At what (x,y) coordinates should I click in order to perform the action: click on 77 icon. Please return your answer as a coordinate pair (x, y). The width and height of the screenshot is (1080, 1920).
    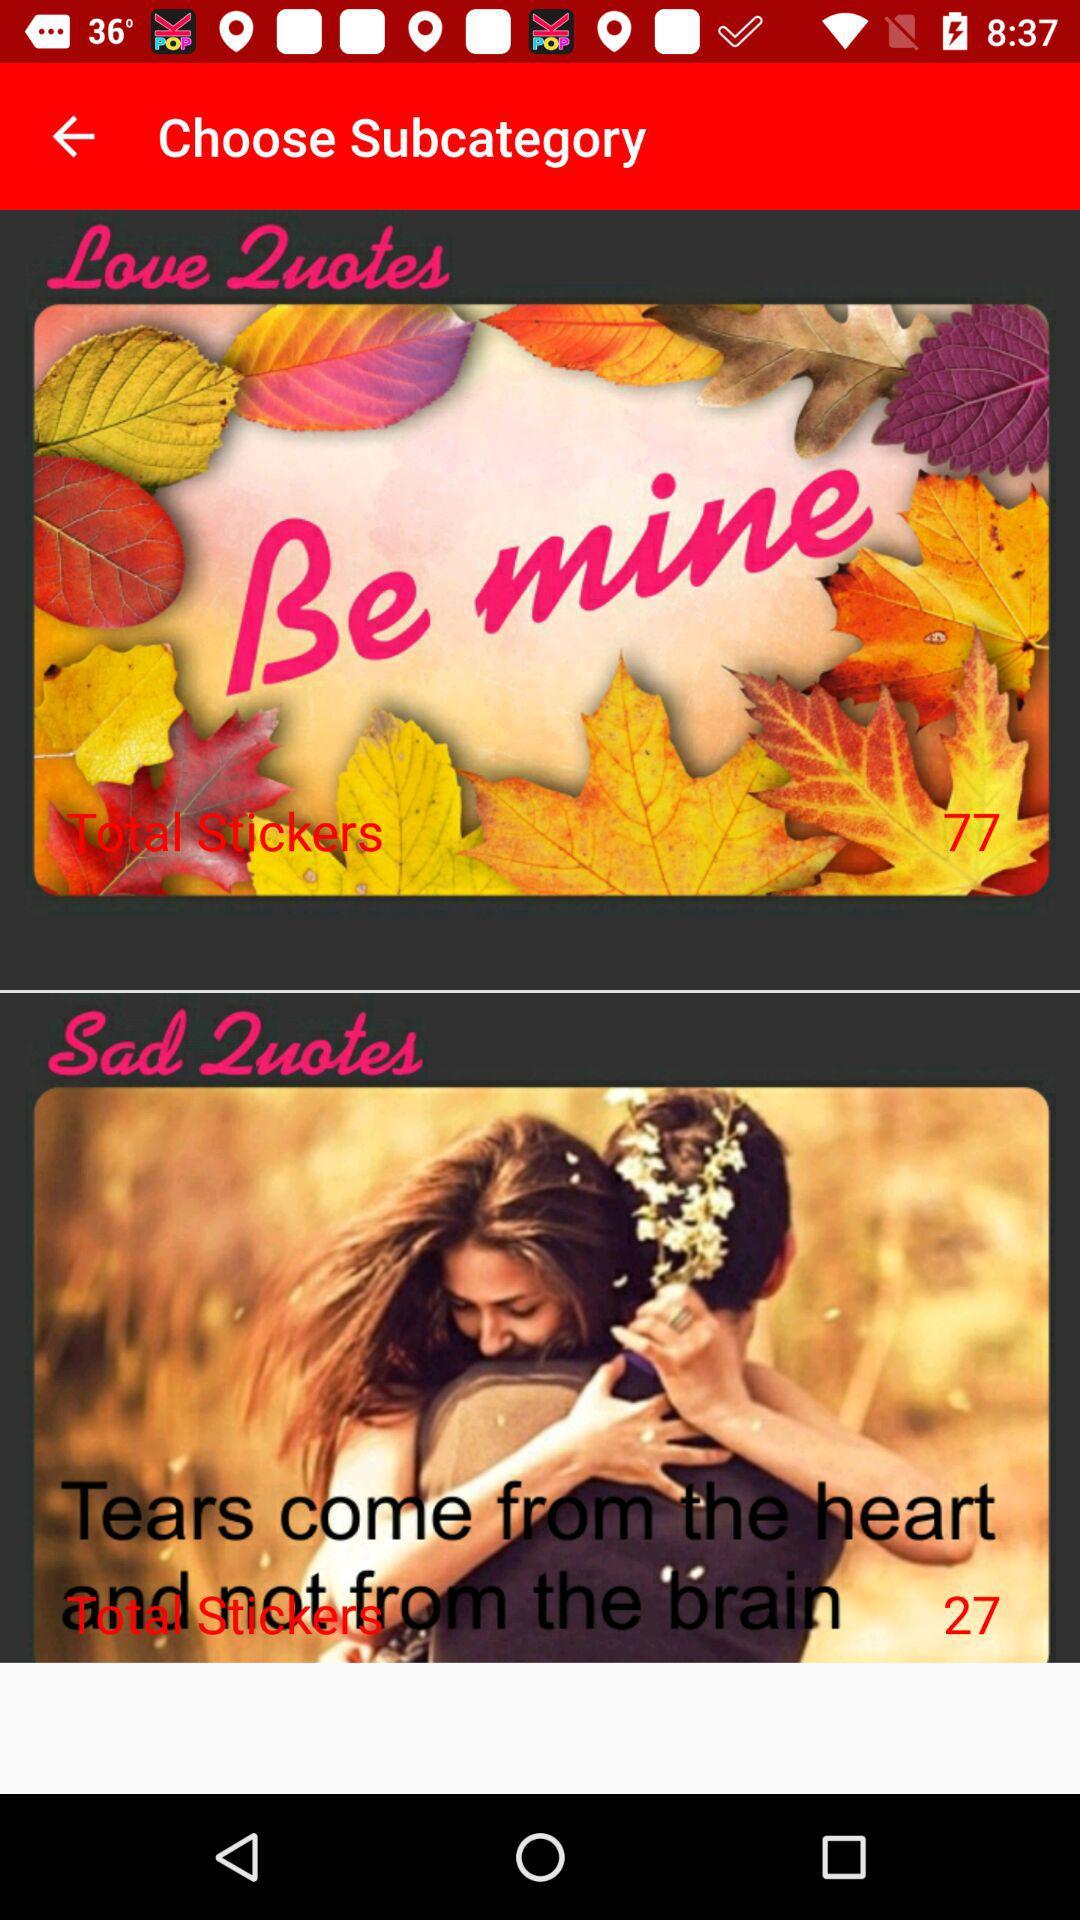
    Looking at the image, I should click on (971, 830).